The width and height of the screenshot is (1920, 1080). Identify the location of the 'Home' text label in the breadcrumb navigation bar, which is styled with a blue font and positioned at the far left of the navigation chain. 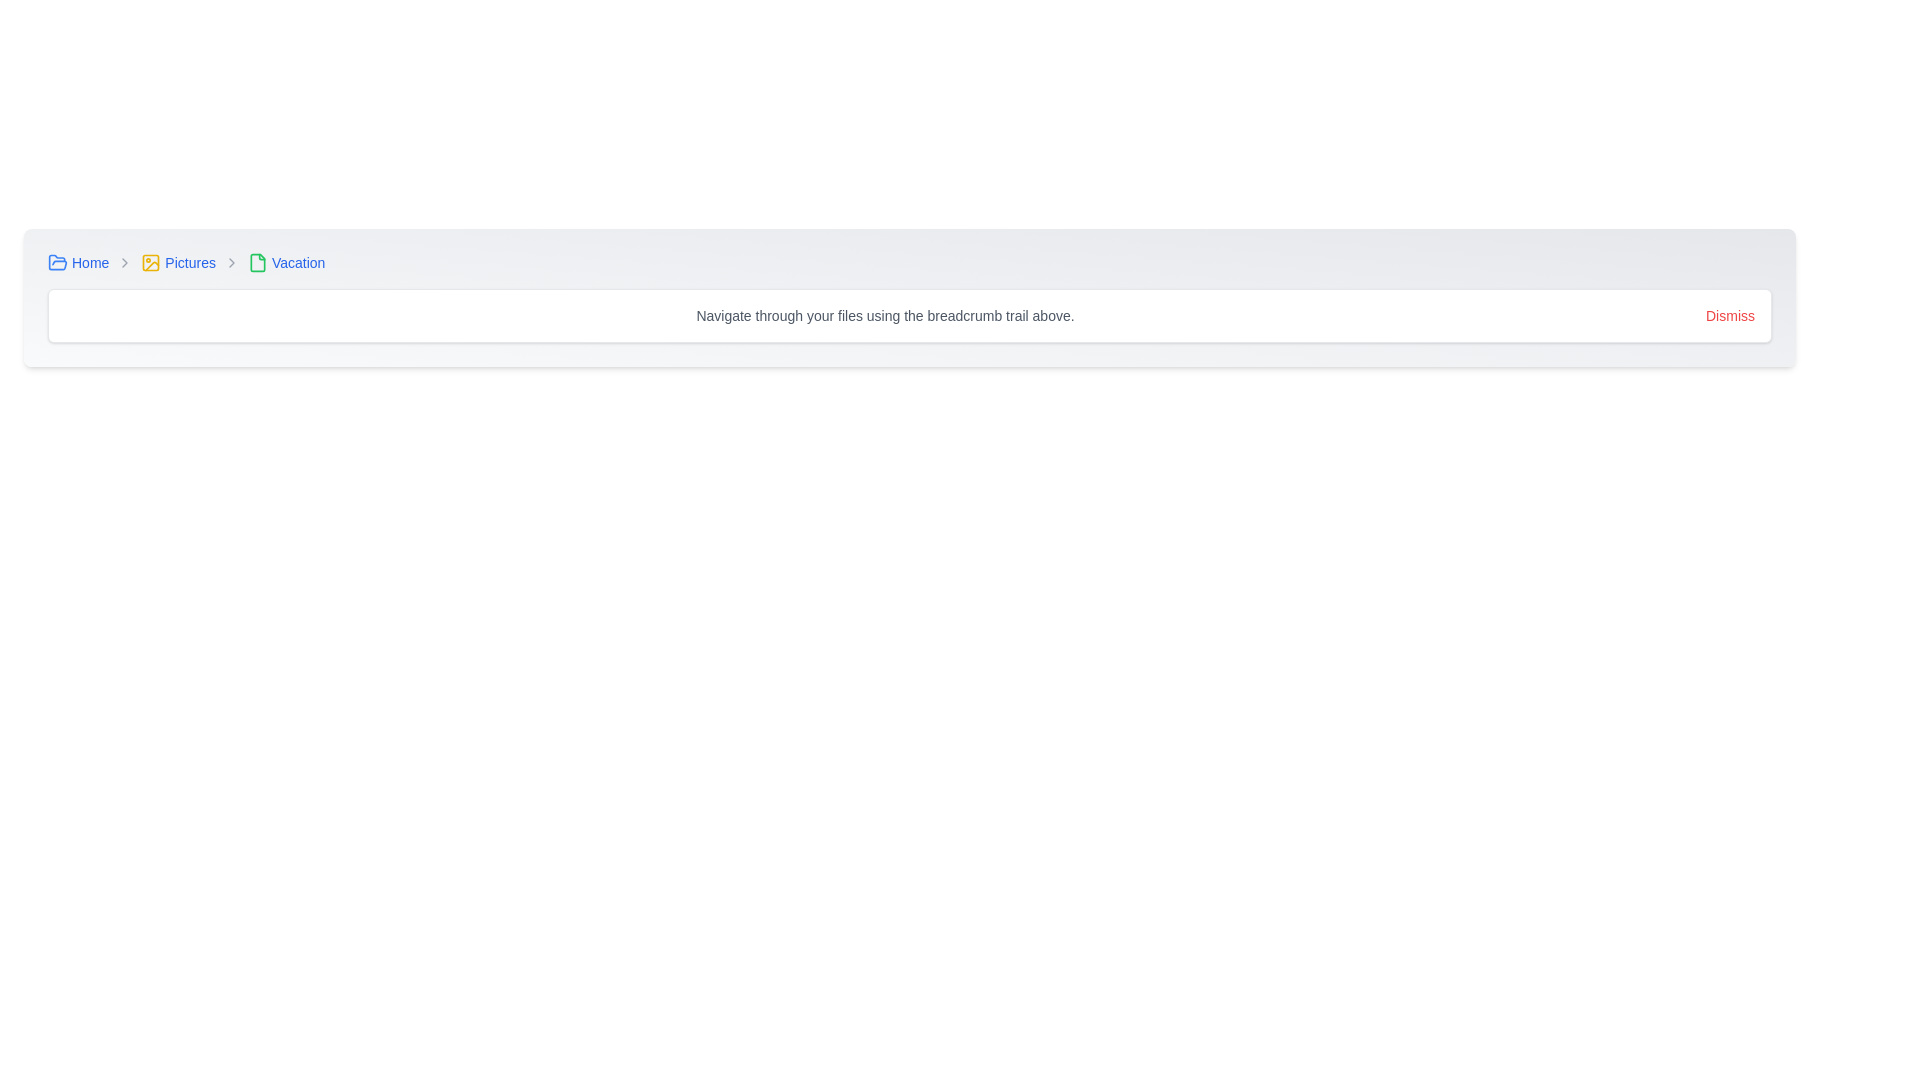
(89, 261).